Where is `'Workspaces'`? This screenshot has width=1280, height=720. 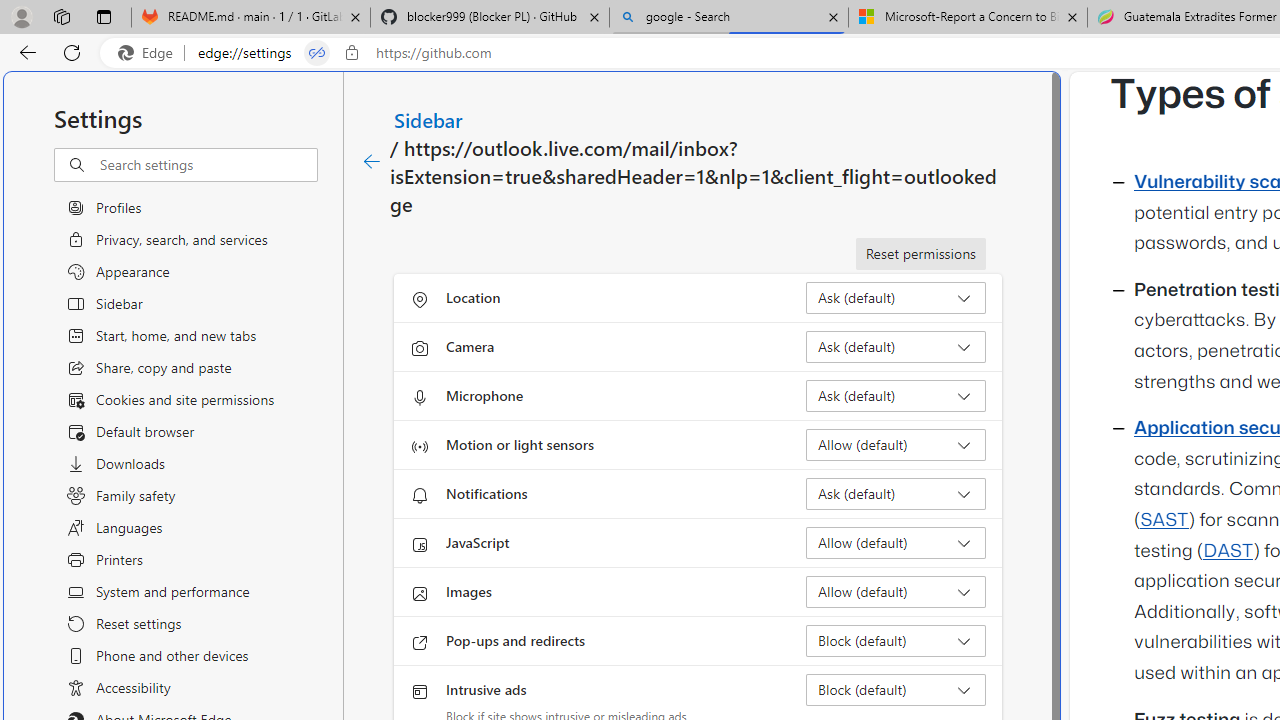 'Workspaces' is located at coordinates (61, 16).